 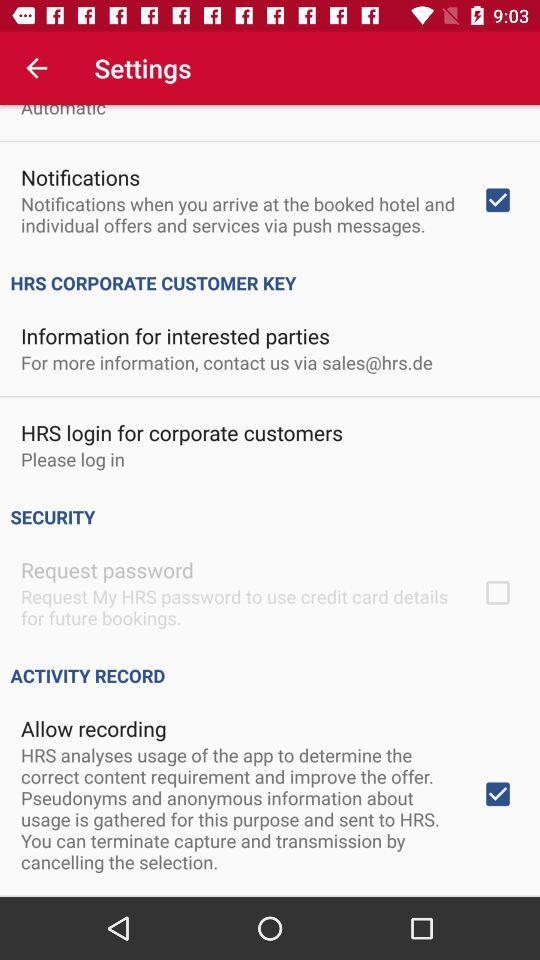 What do you see at coordinates (36, 68) in the screenshot?
I see `icon to the left of the settings` at bounding box center [36, 68].